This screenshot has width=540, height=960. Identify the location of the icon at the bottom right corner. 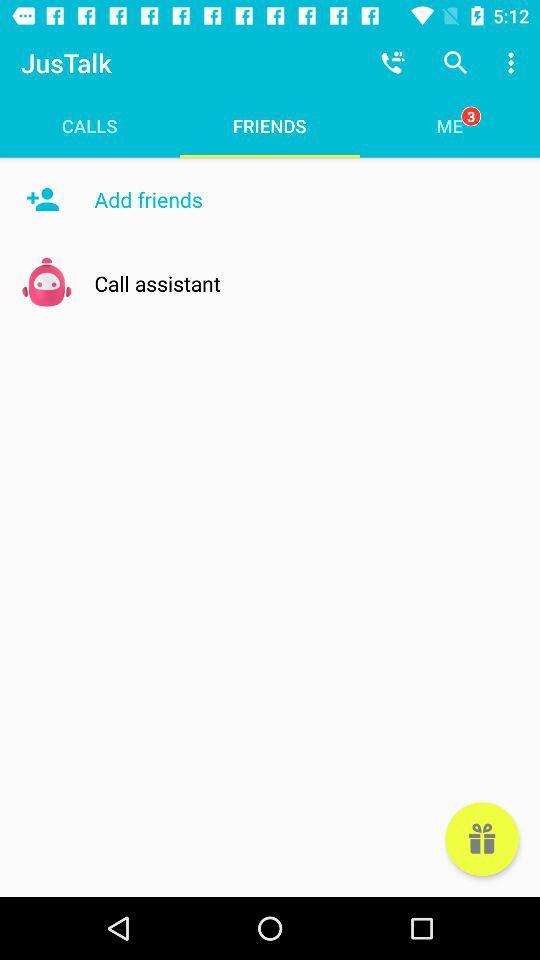
(481, 839).